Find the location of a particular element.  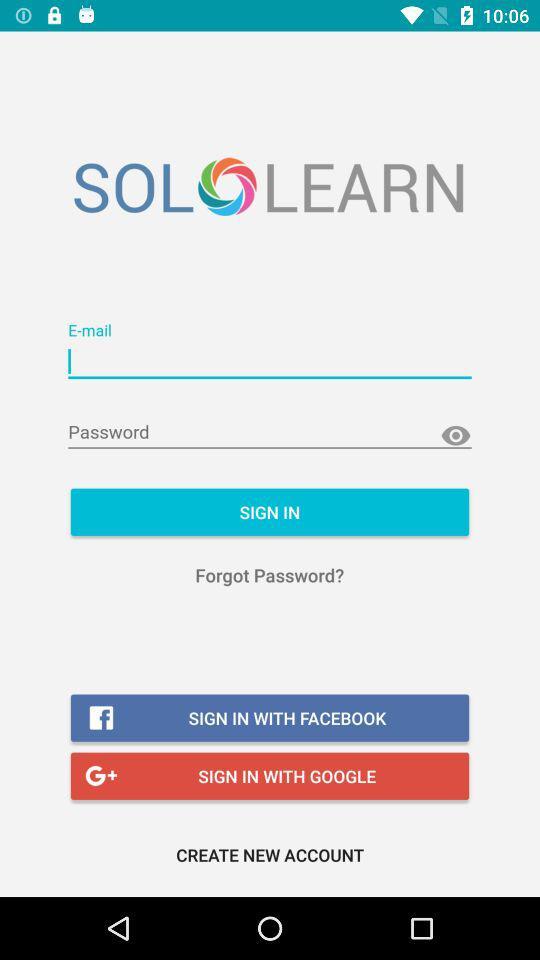

password field is located at coordinates (270, 432).